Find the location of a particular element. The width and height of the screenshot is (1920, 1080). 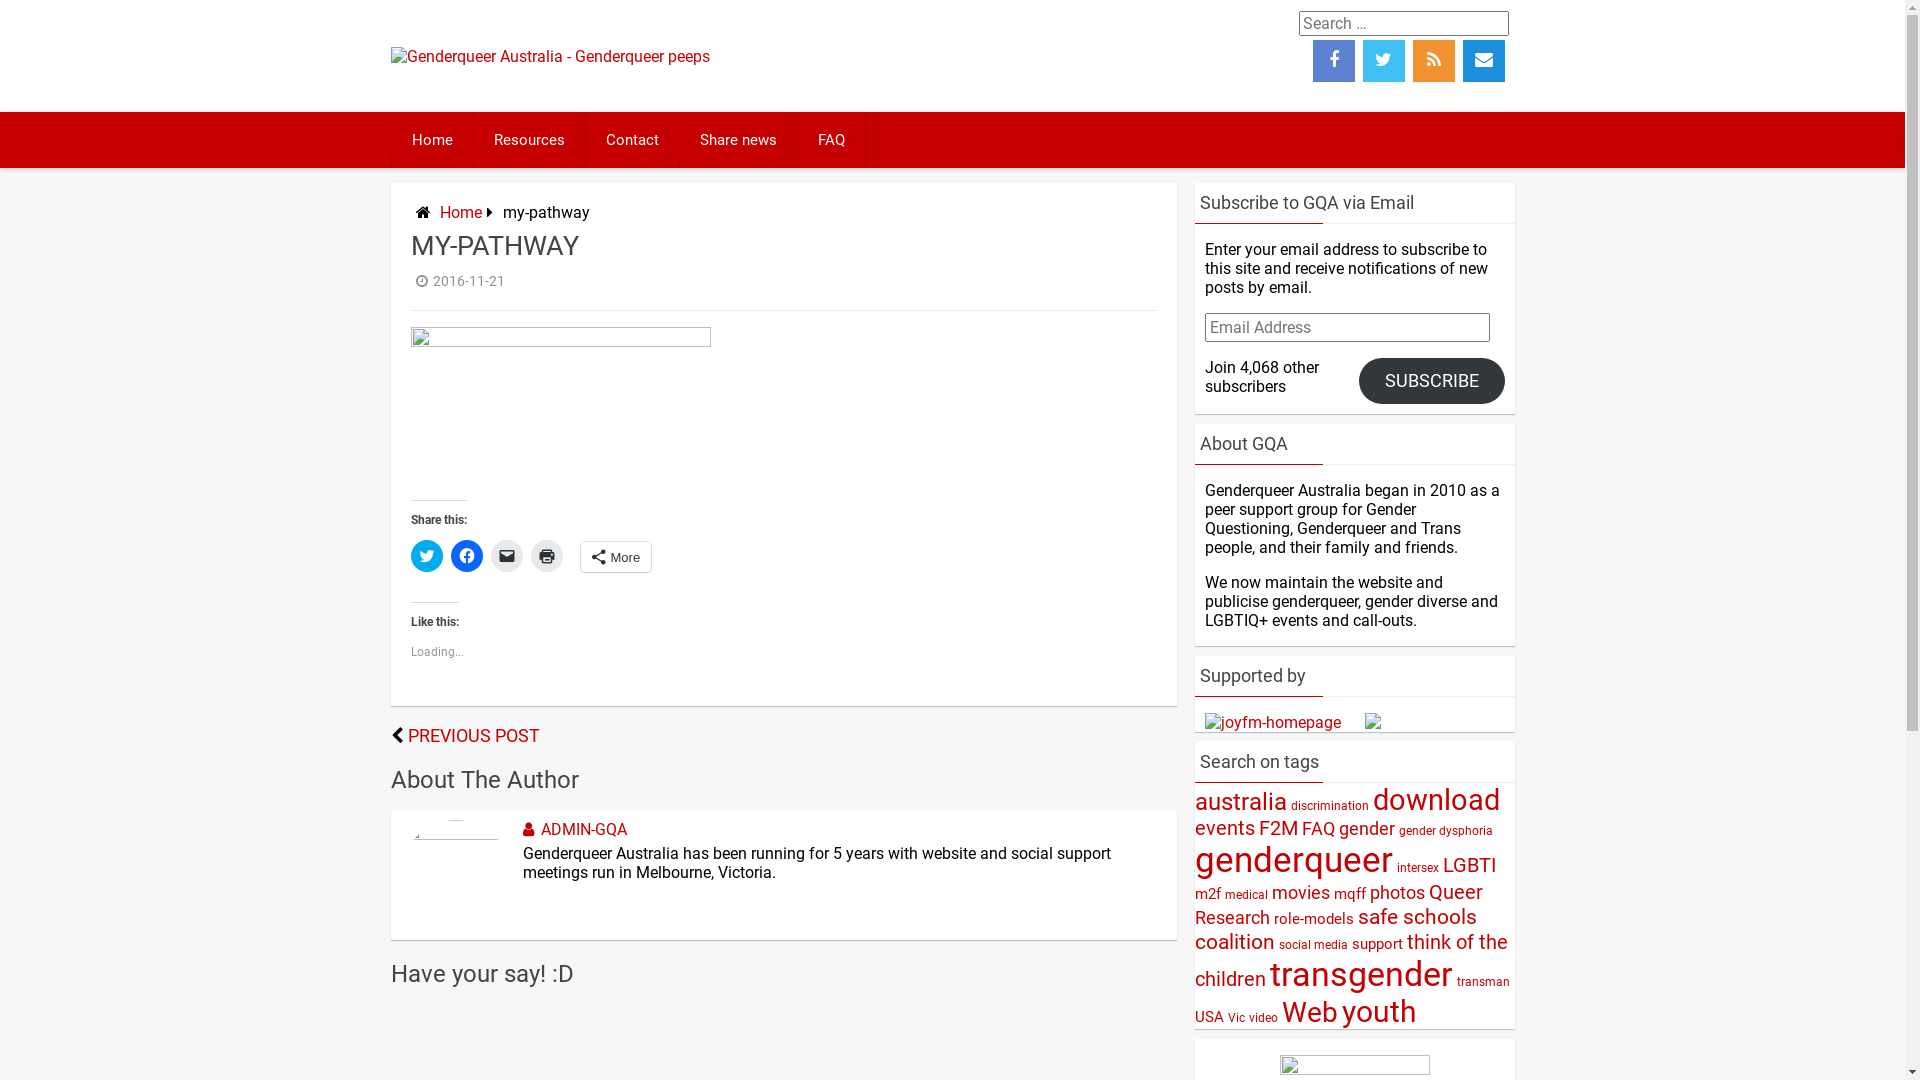

'think of the children' is located at coordinates (1350, 959).